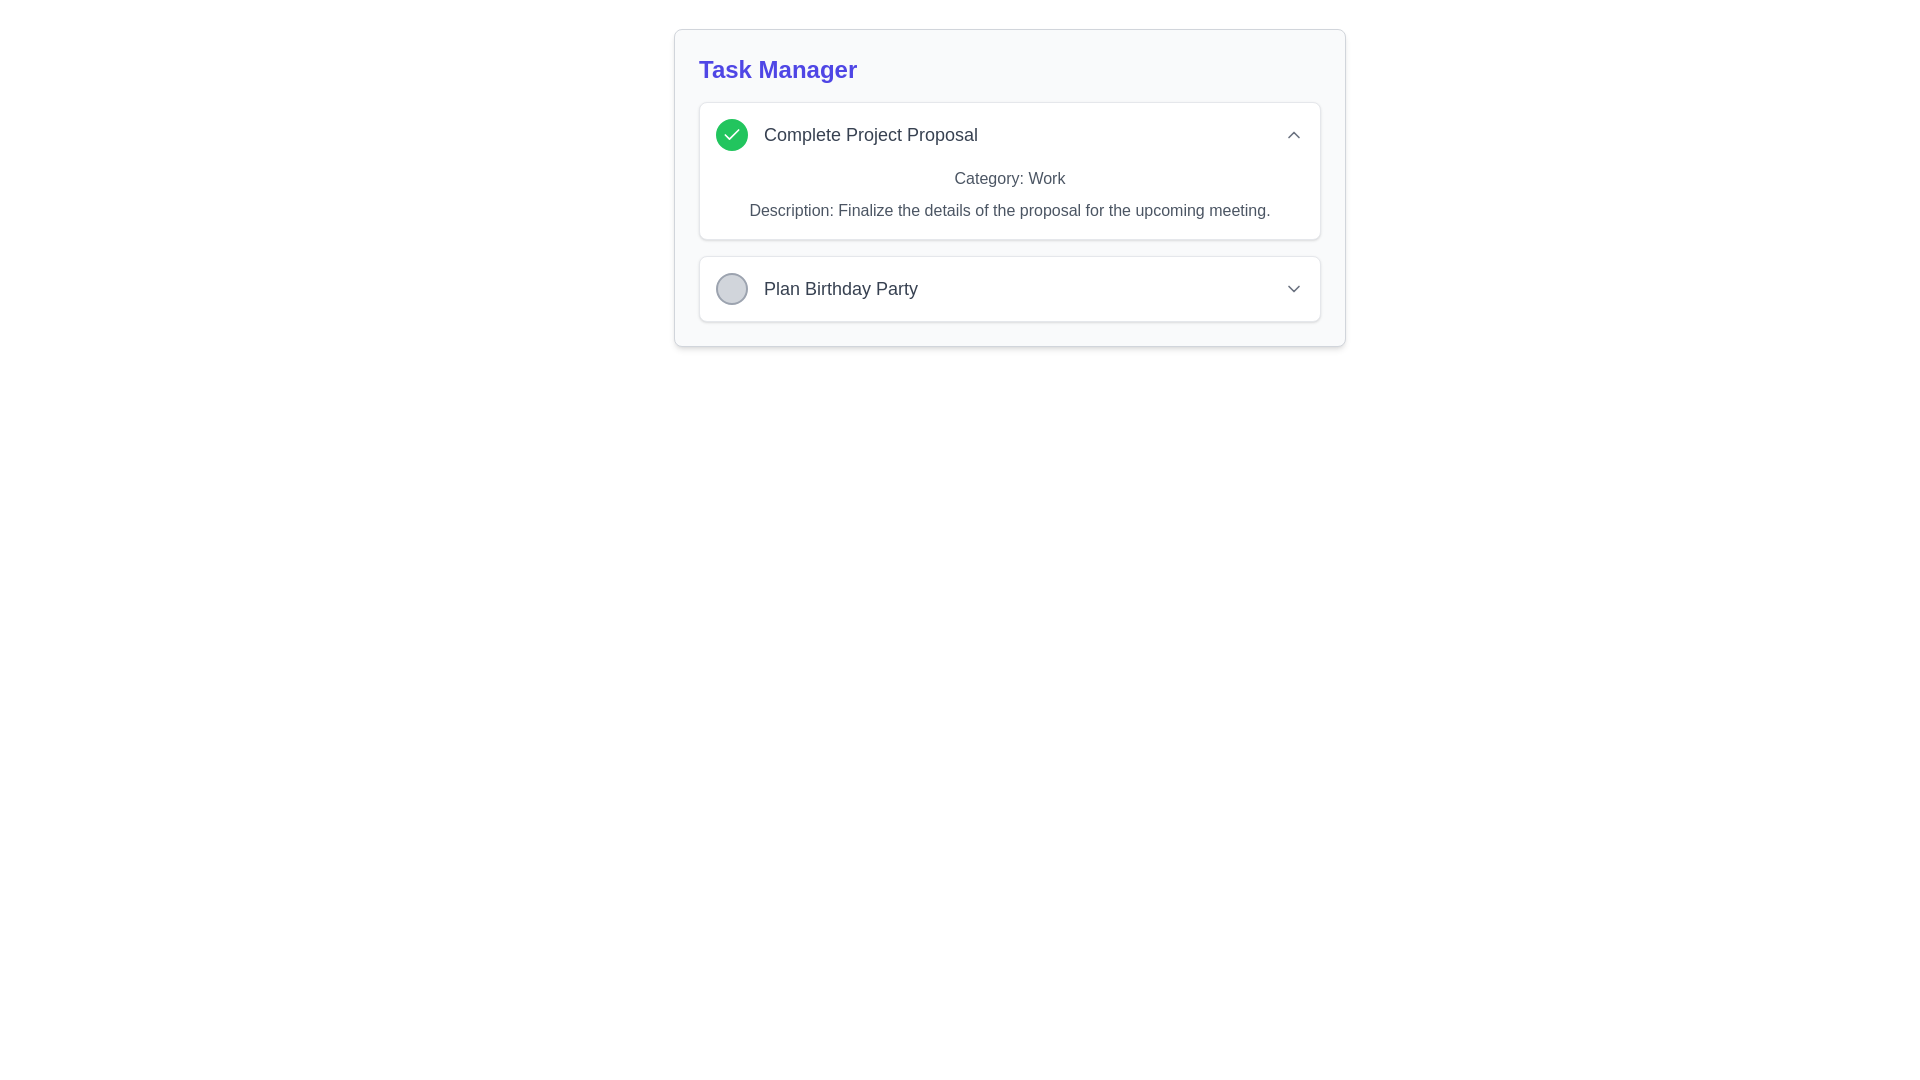 This screenshot has width=1920, height=1080. What do you see at coordinates (816, 289) in the screenshot?
I see `the checkbox next to the task item 'Plan Birthday Party' in the Task Manager` at bounding box center [816, 289].